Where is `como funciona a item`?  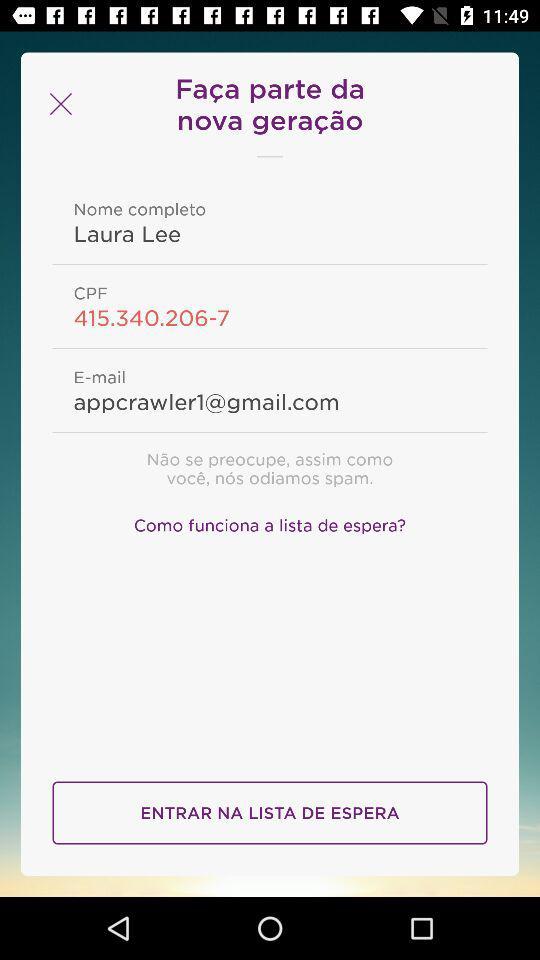 como funciona a item is located at coordinates (270, 521).